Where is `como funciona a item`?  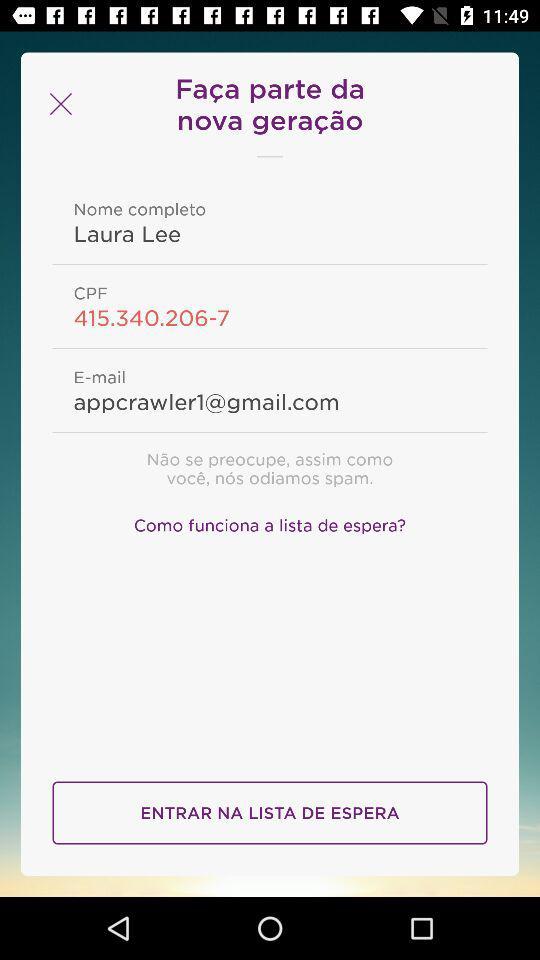 como funciona a item is located at coordinates (270, 521).